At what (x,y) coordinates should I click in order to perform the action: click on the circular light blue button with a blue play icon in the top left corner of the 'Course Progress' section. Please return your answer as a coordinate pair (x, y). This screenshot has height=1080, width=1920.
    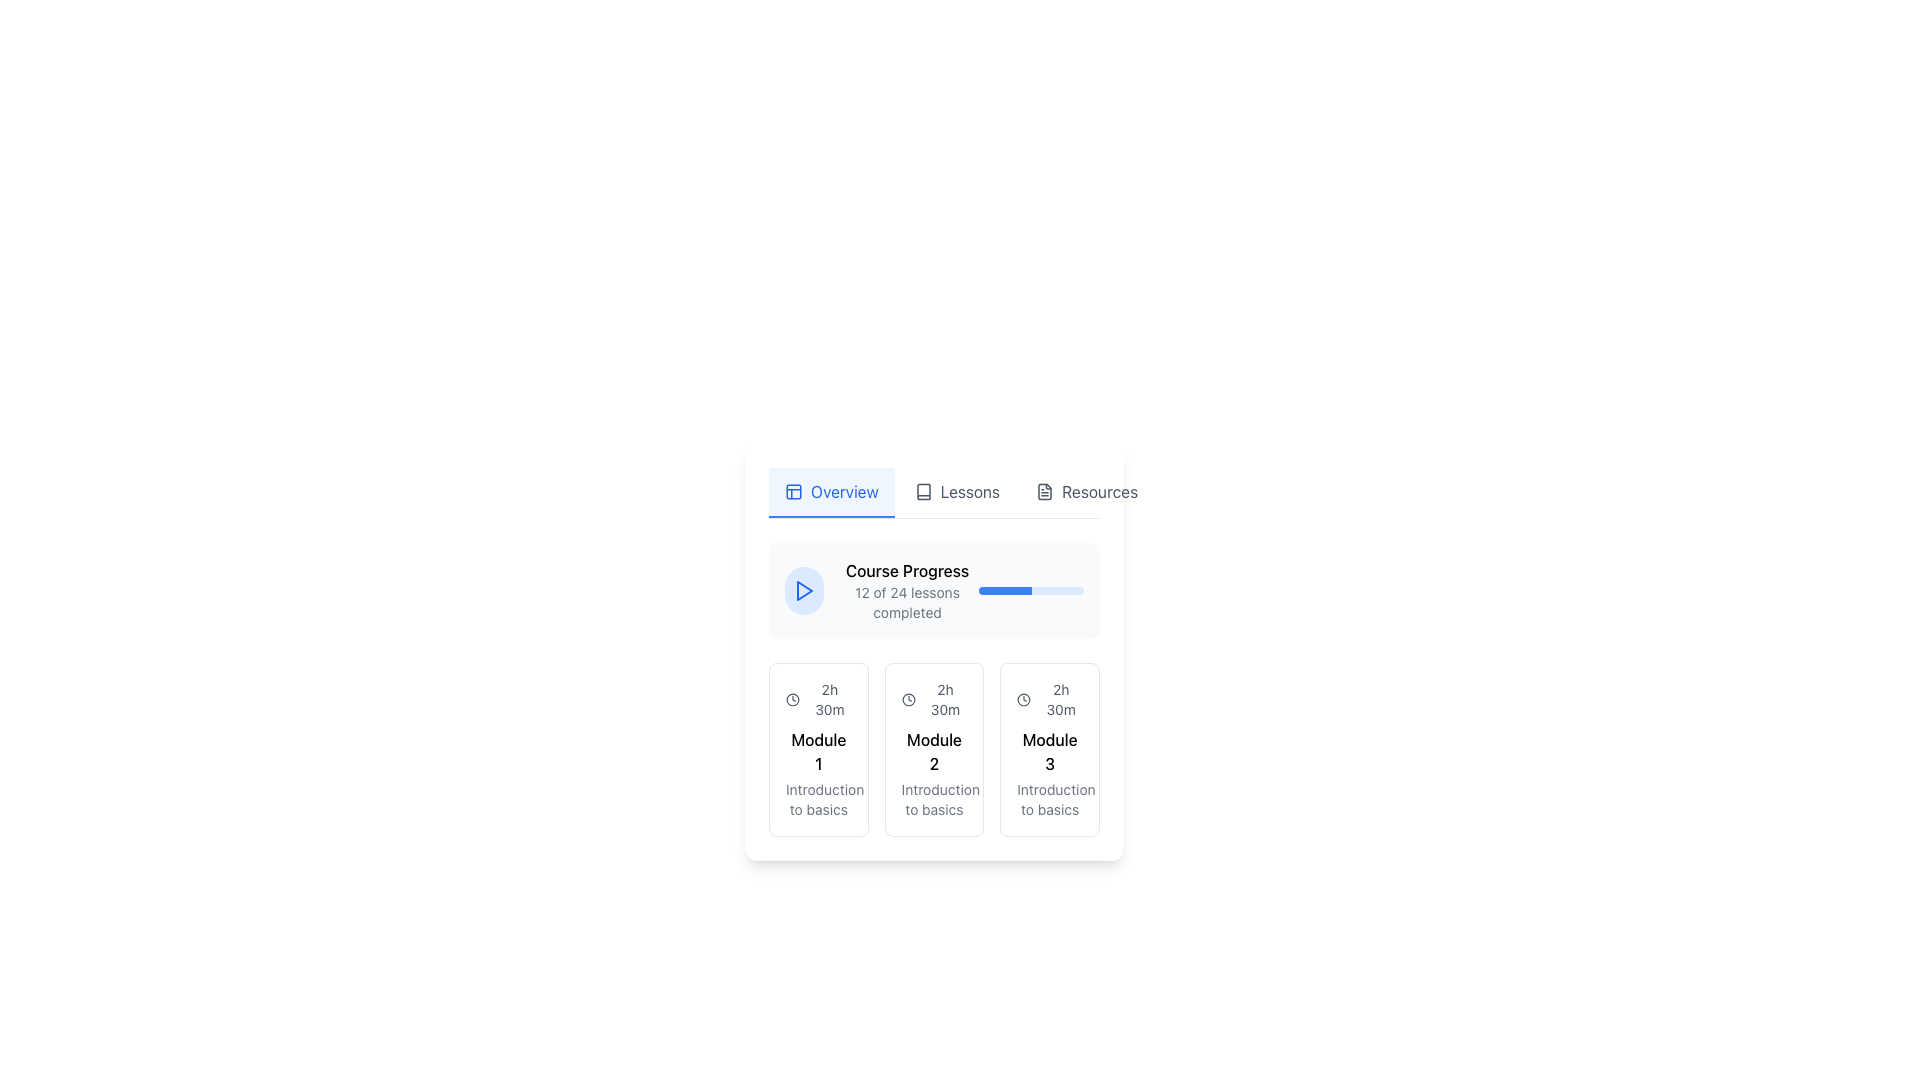
    Looking at the image, I should click on (804, 589).